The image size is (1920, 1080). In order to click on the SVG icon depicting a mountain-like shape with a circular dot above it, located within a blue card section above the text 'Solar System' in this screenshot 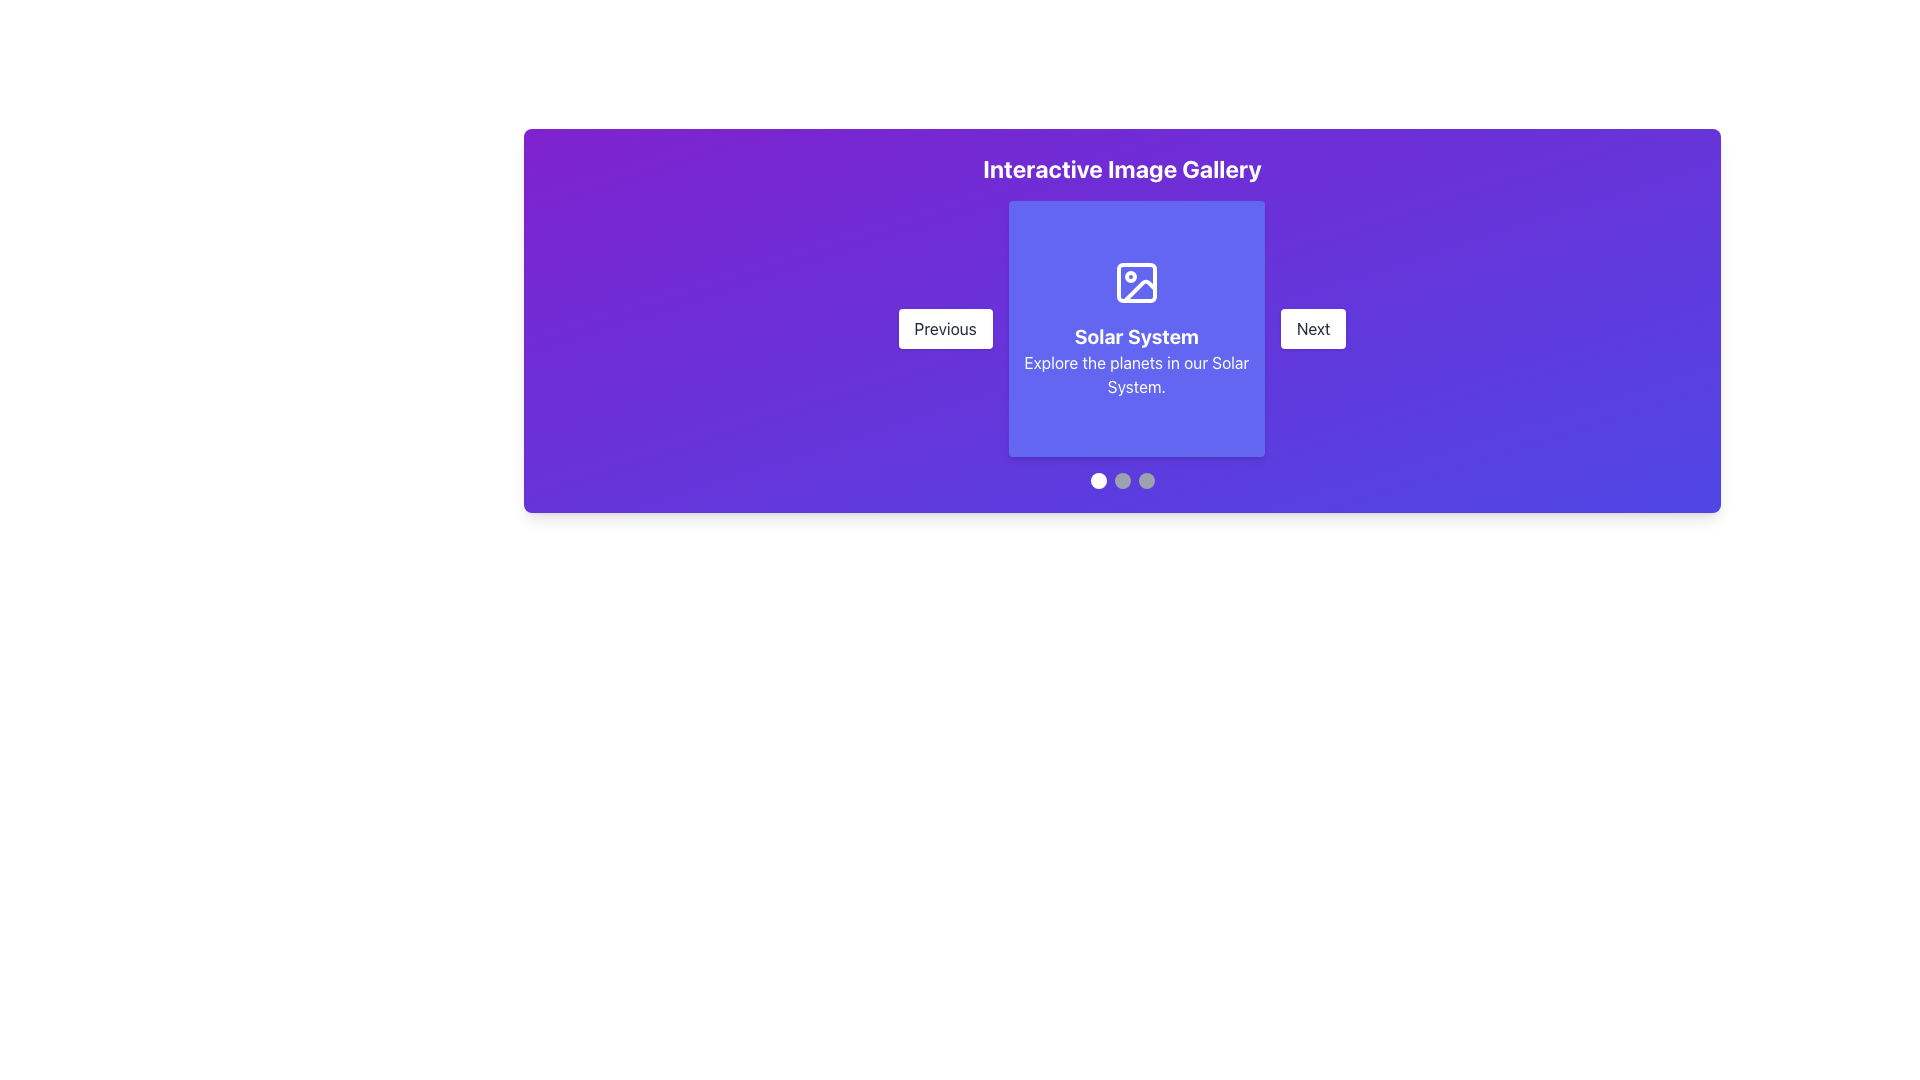, I will do `click(1136, 282)`.